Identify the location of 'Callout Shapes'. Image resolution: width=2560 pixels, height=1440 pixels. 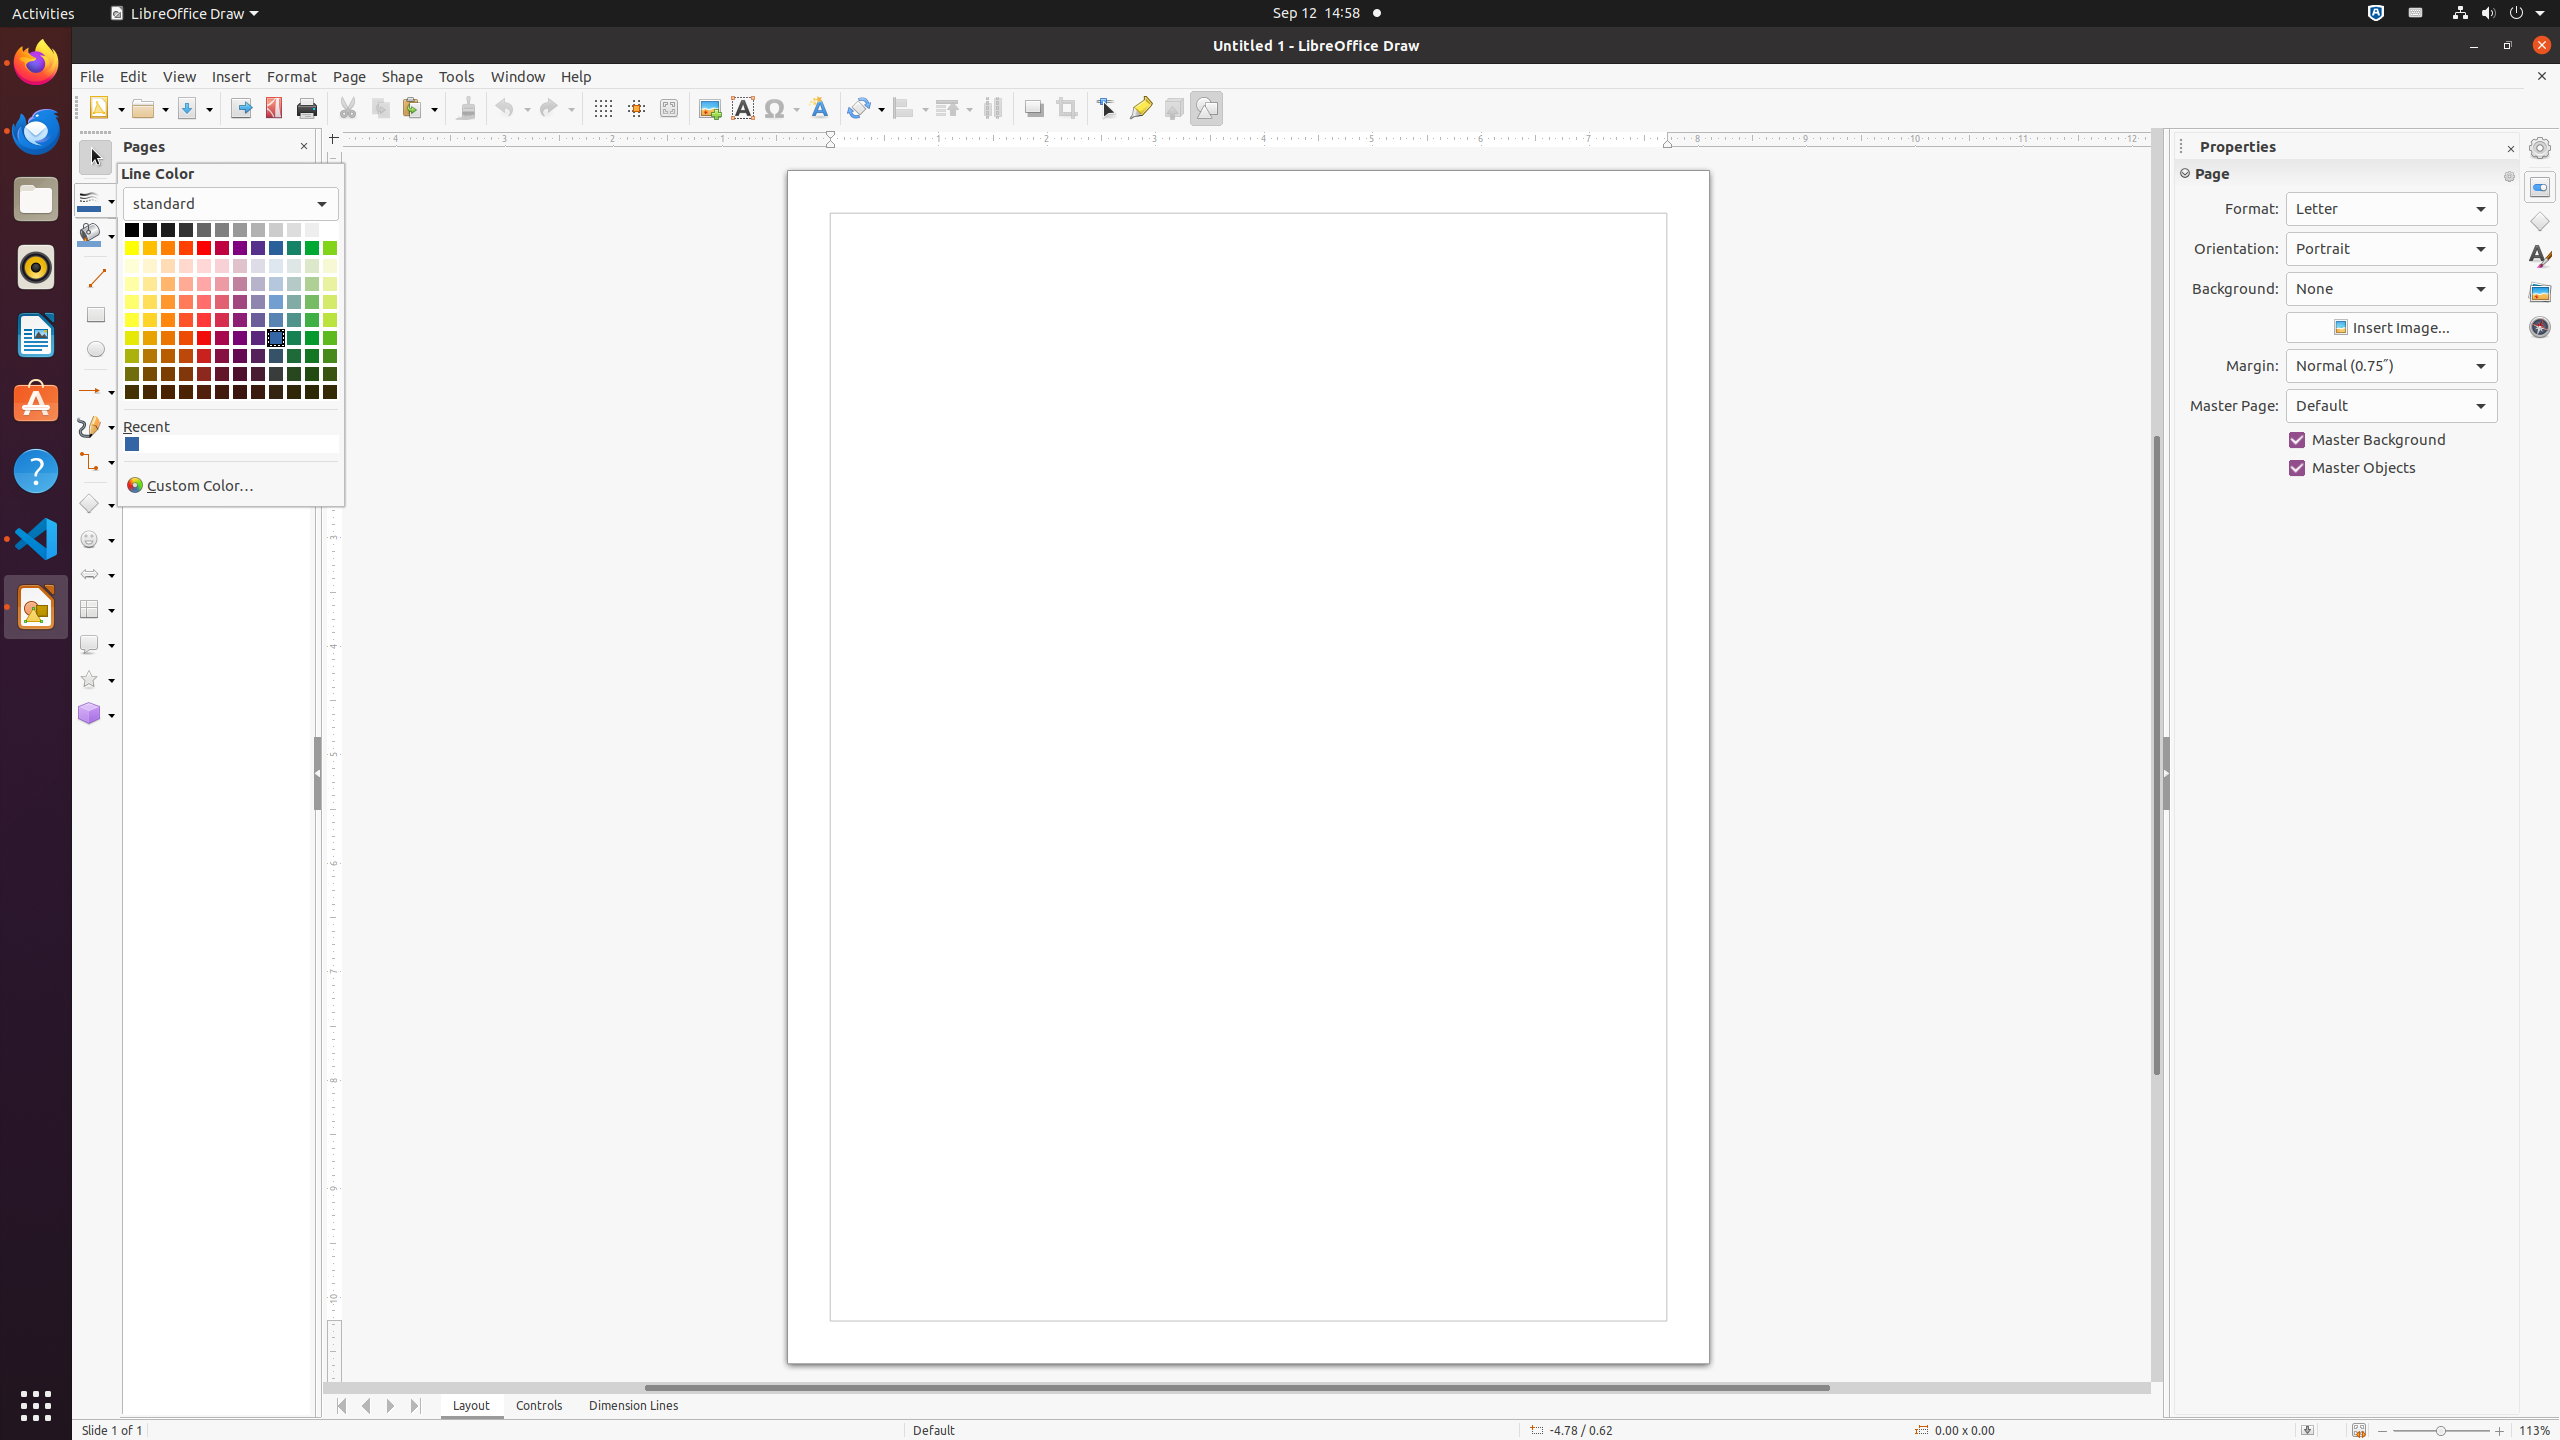
(95, 643).